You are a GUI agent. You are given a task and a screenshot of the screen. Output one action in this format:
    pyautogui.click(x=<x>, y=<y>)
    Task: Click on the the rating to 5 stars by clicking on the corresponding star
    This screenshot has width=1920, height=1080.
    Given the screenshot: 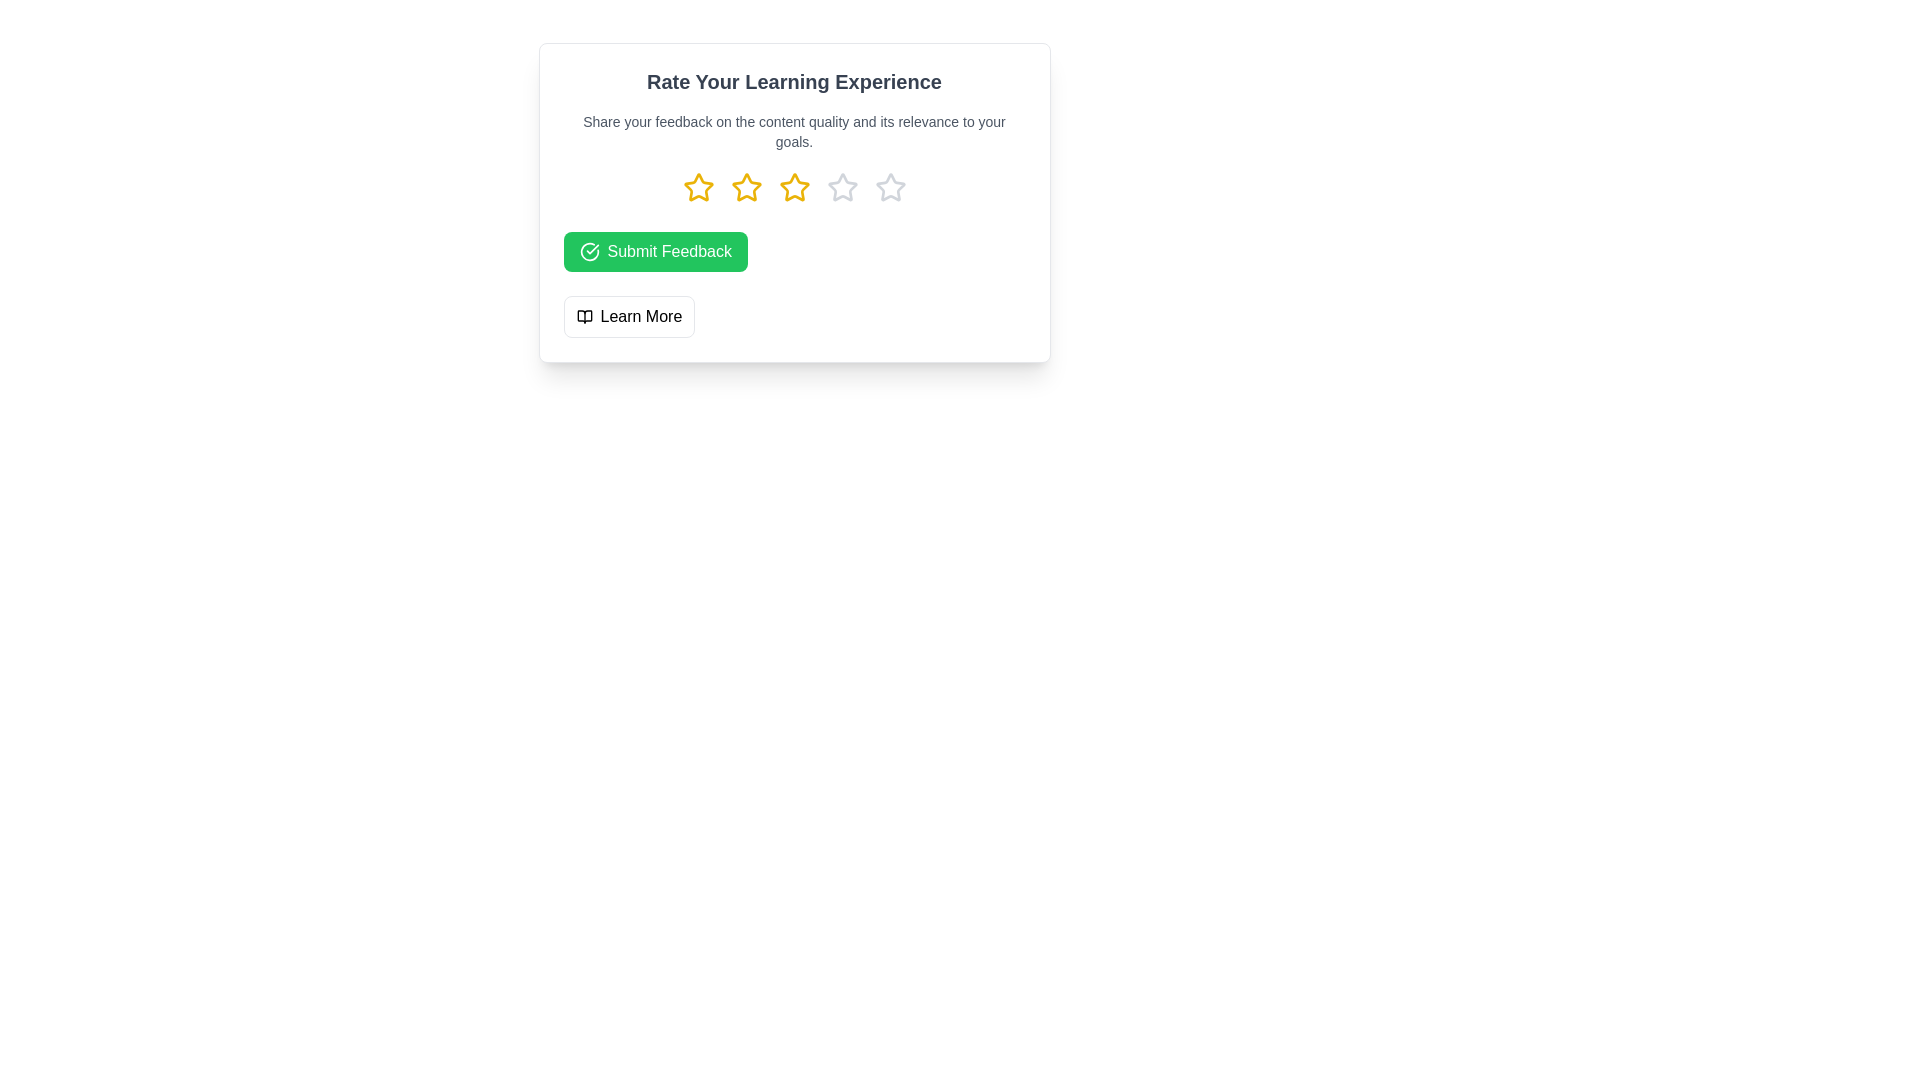 What is the action you would take?
    pyautogui.click(x=889, y=188)
    